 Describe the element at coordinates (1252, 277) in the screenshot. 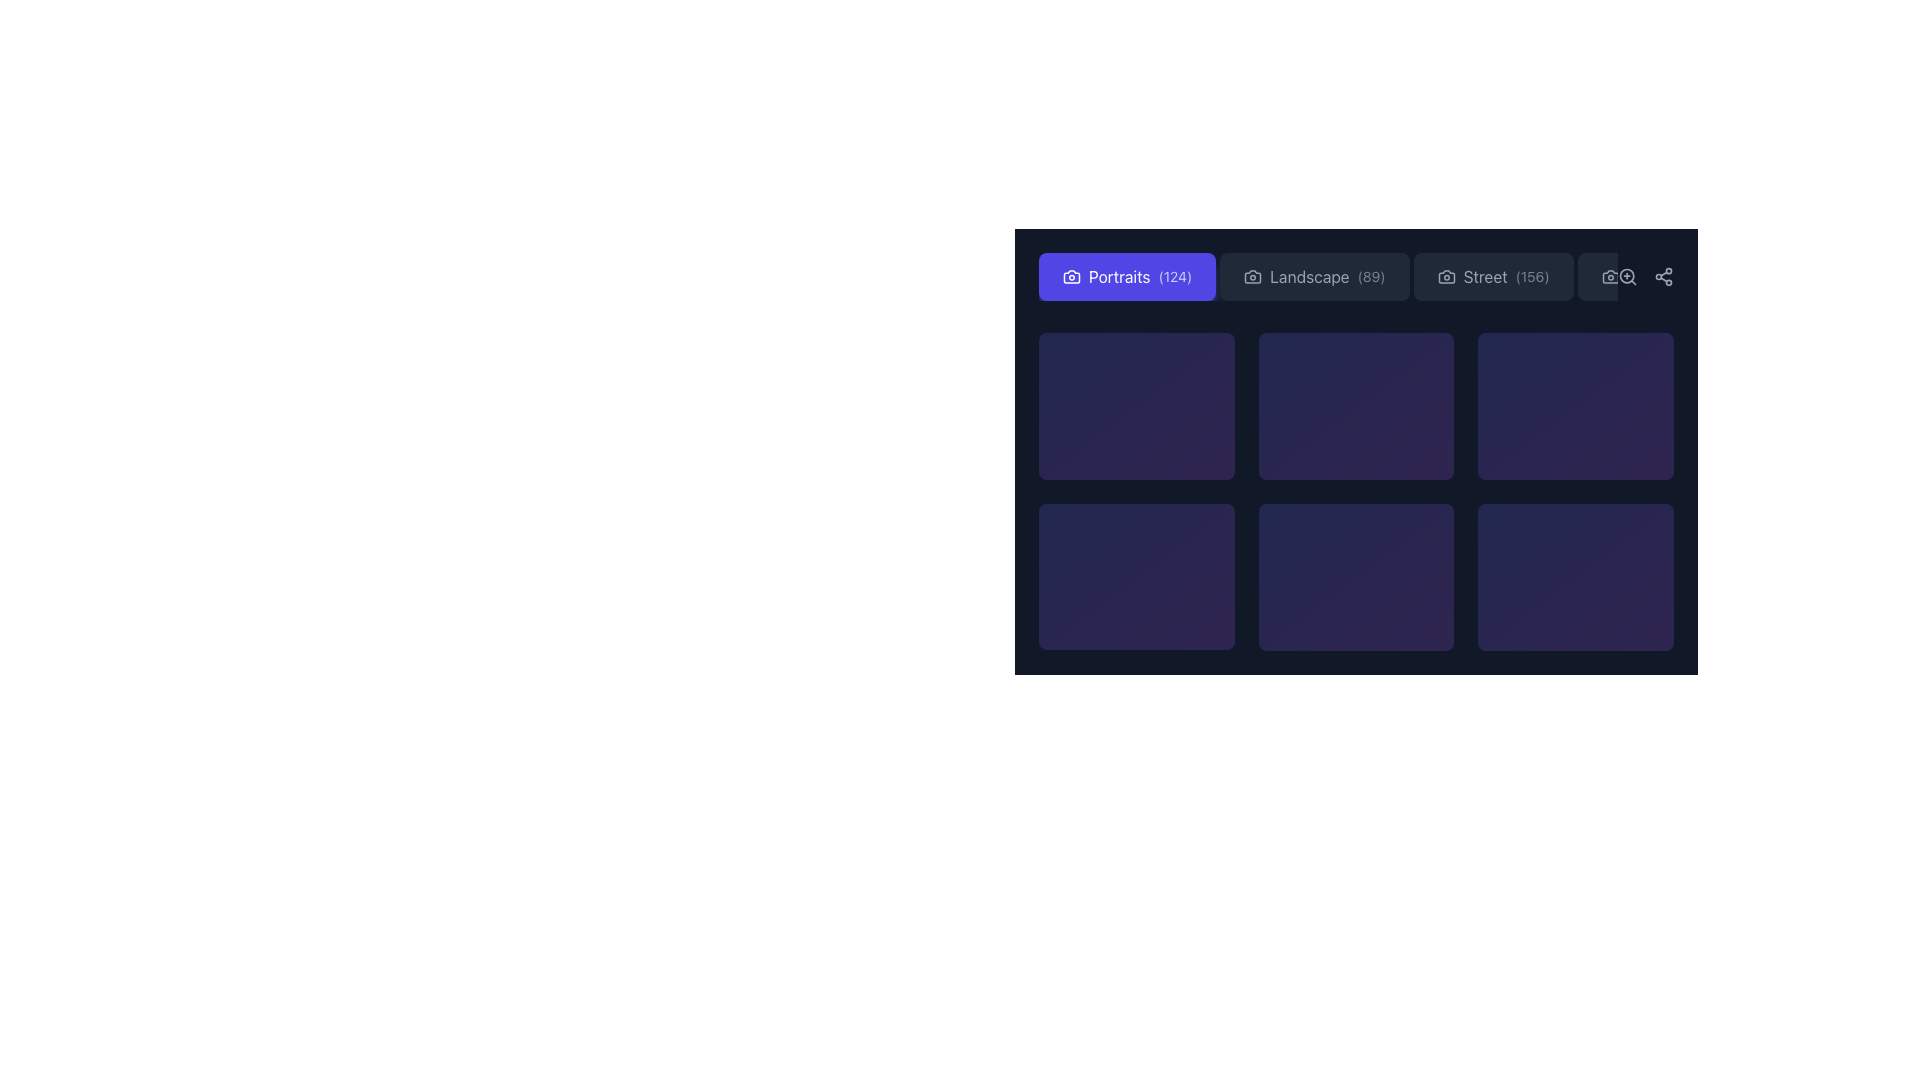

I see `the camera icon which is a minimalist outline style located before the label 'Landscape(89)' in the navigation bar` at that location.